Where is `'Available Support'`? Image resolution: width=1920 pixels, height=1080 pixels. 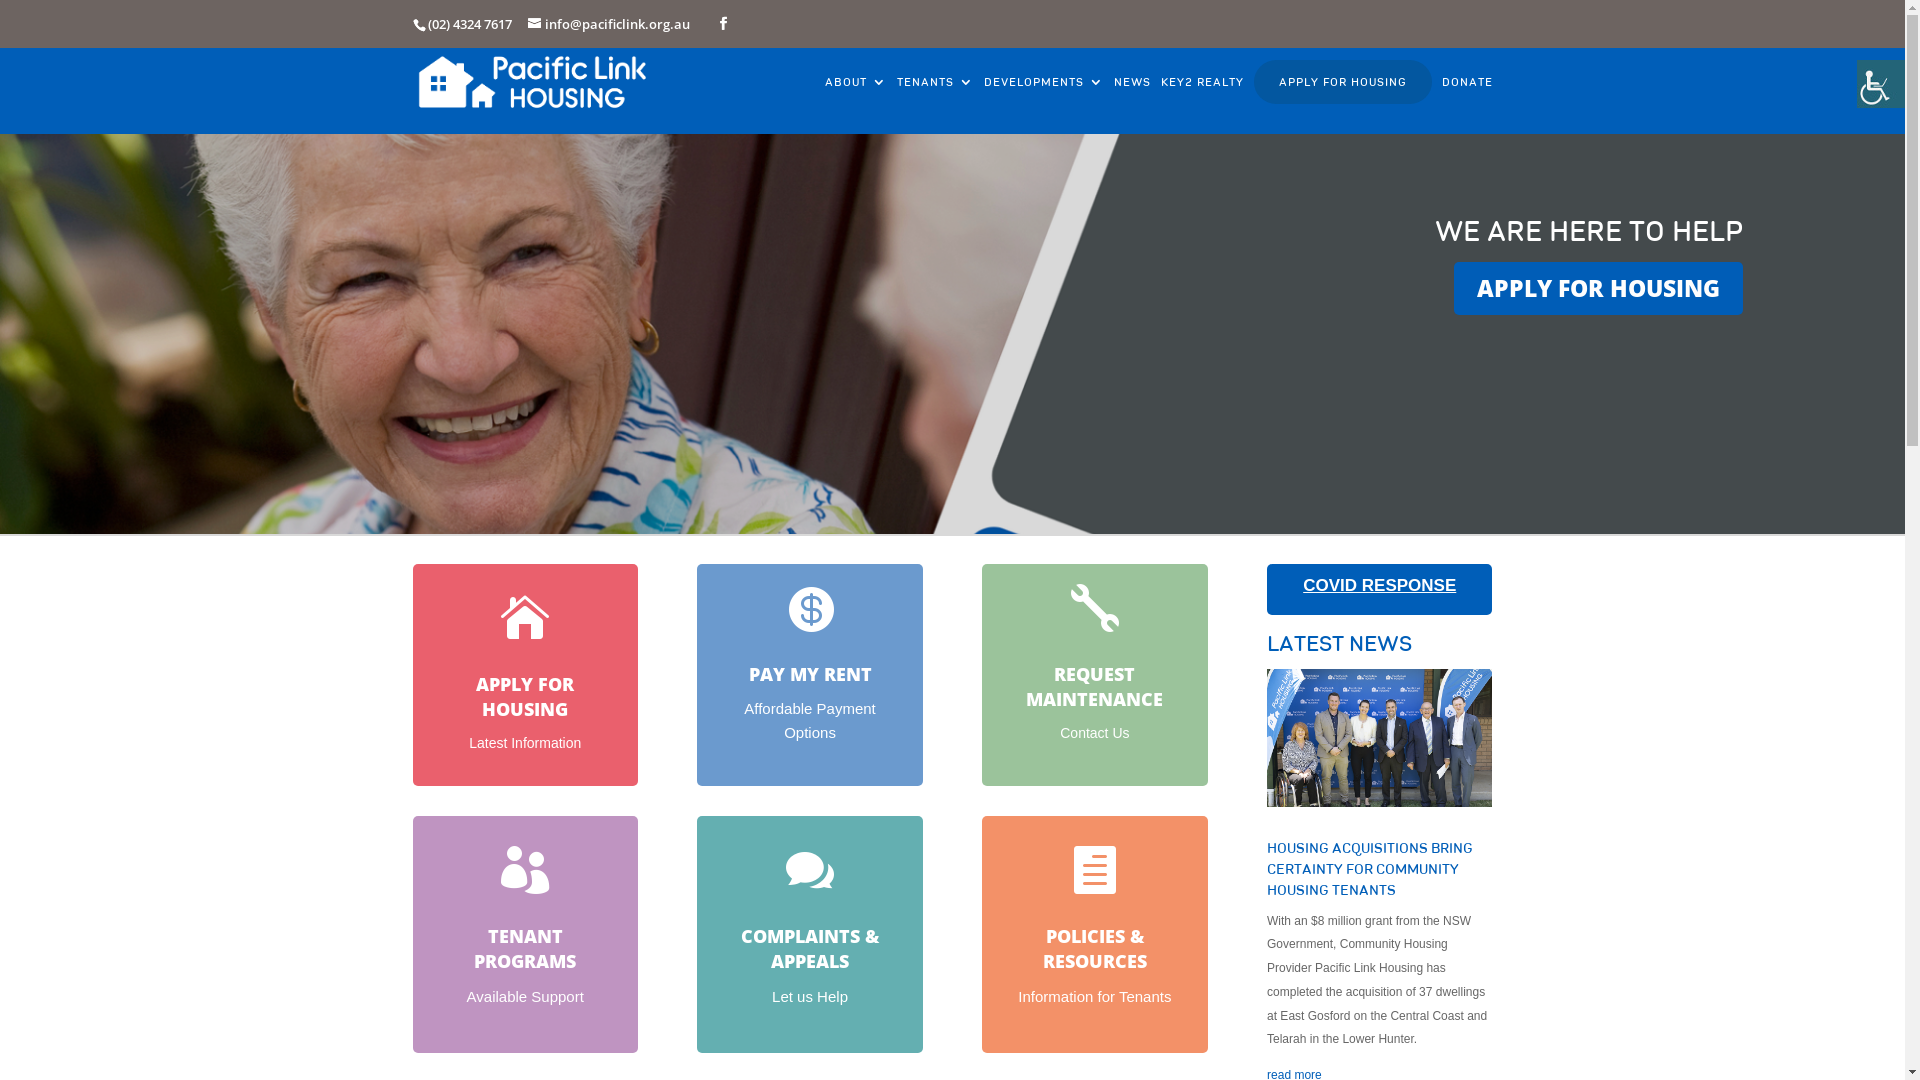
'Available Support' is located at coordinates (525, 996).